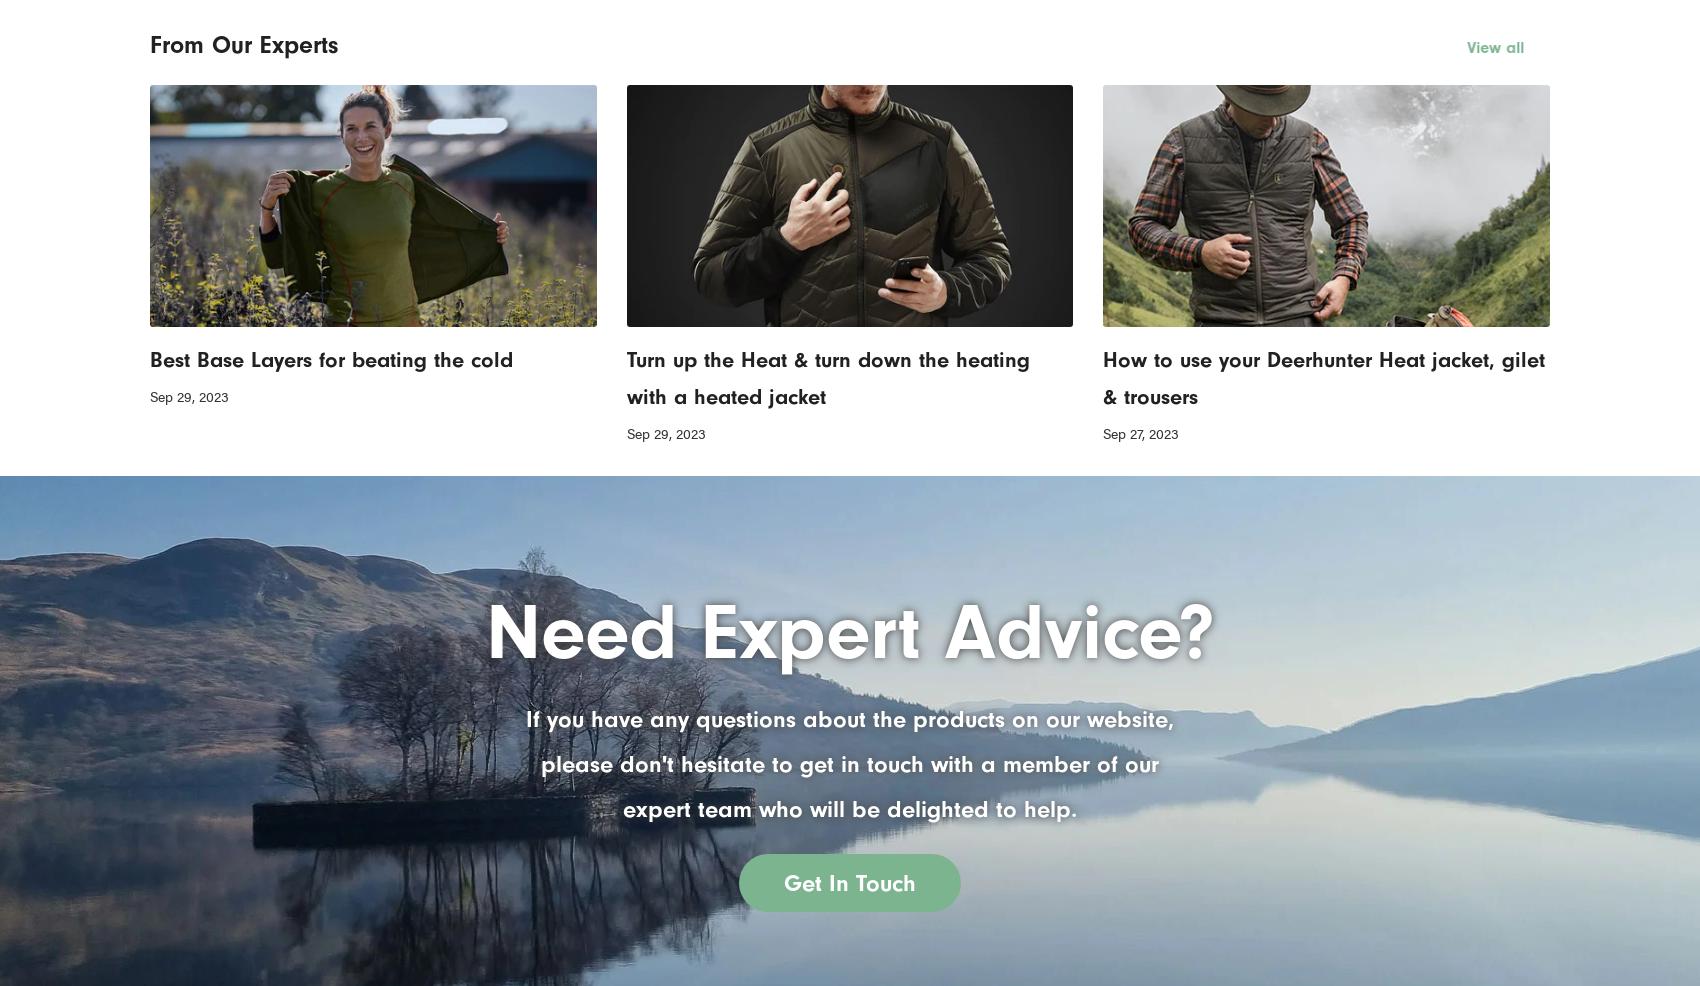 The image size is (1700, 986). Describe the element at coordinates (850, 763) in the screenshot. I see `'If you have any questions about the products on our website, please don't hesitate to get in touch with a member of our expert team who will be delighted to help.'` at that location.